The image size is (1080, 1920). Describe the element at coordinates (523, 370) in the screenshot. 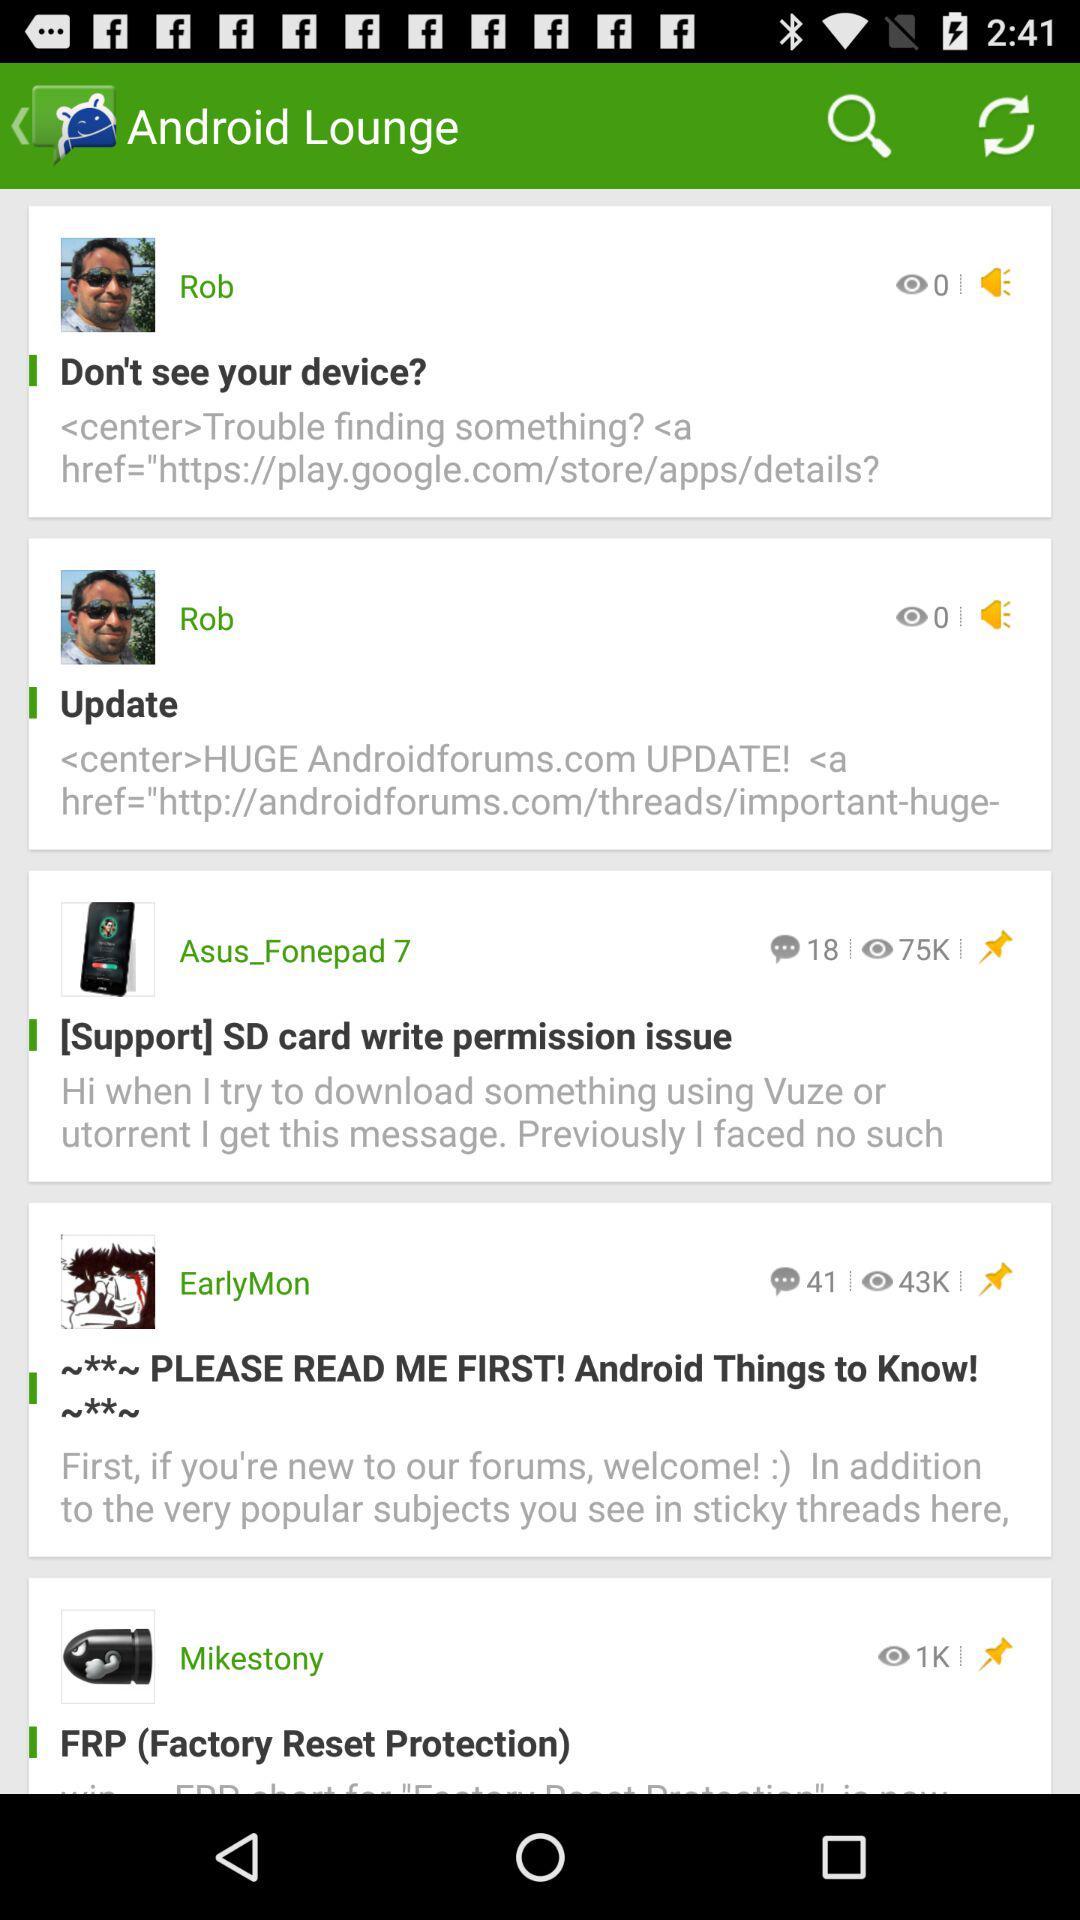

I see `the item above the center trouble finding item` at that location.